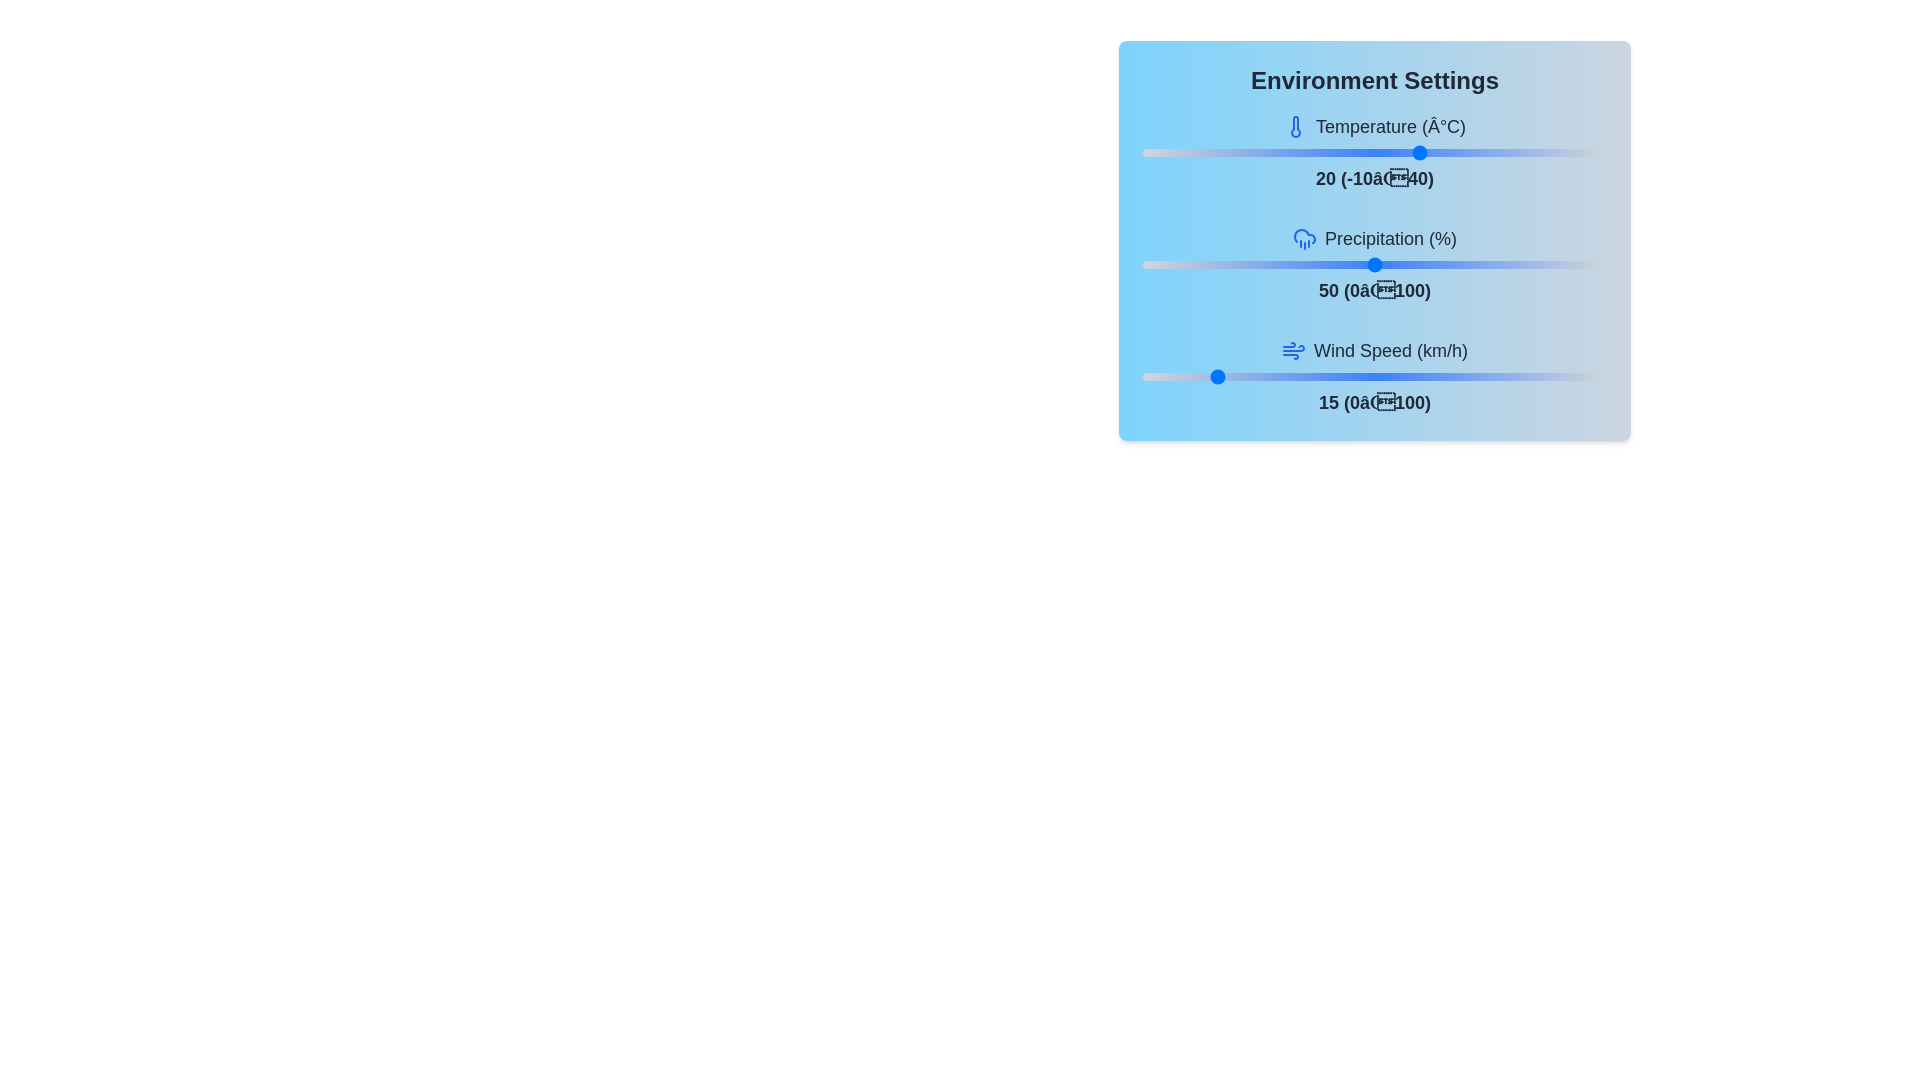 The height and width of the screenshot is (1080, 1920). Describe the element at coordinates (1180, 152) in the screenshot. I see `the temperature` at that location.